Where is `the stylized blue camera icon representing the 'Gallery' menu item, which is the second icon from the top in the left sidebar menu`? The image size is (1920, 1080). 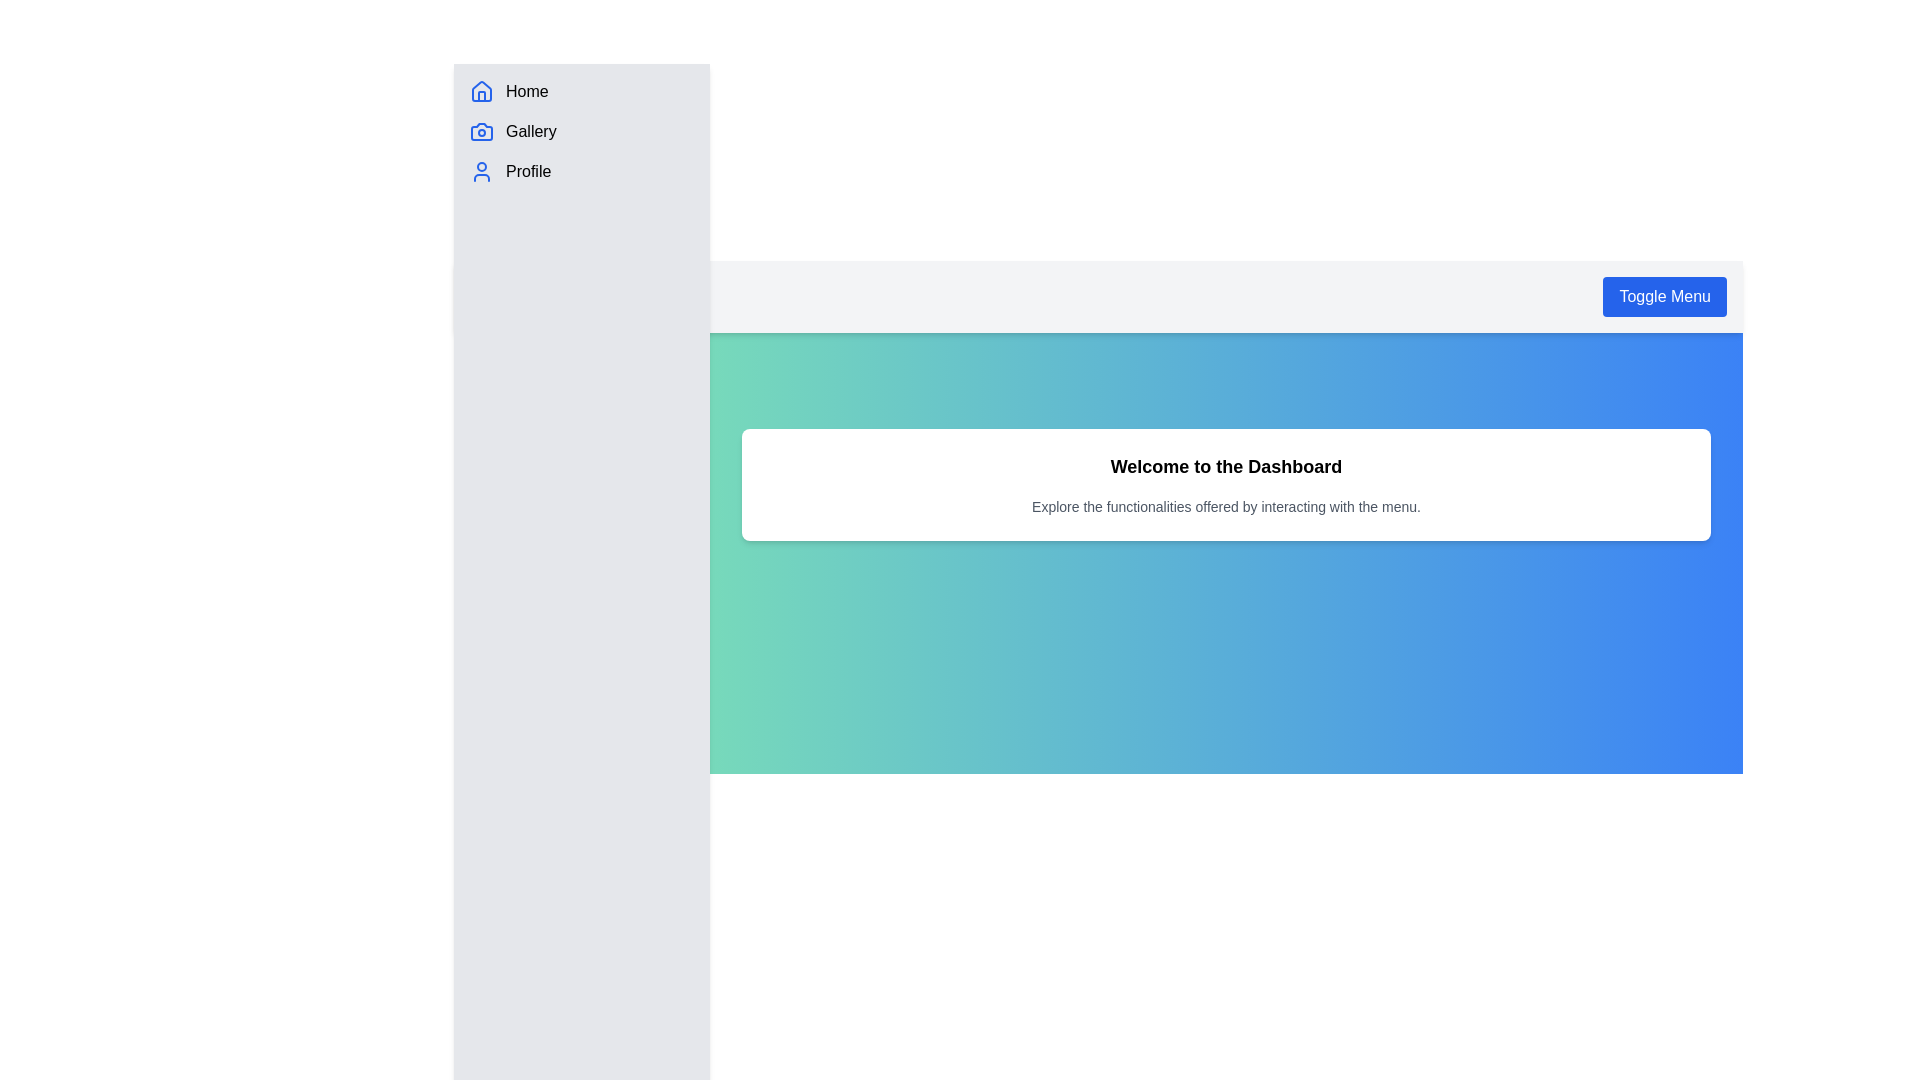 the stylized blue camera icon representing the 'Gallery' menu item, which is the second icon from the top in the left sidebar menu is located at coordinates (481, 131).